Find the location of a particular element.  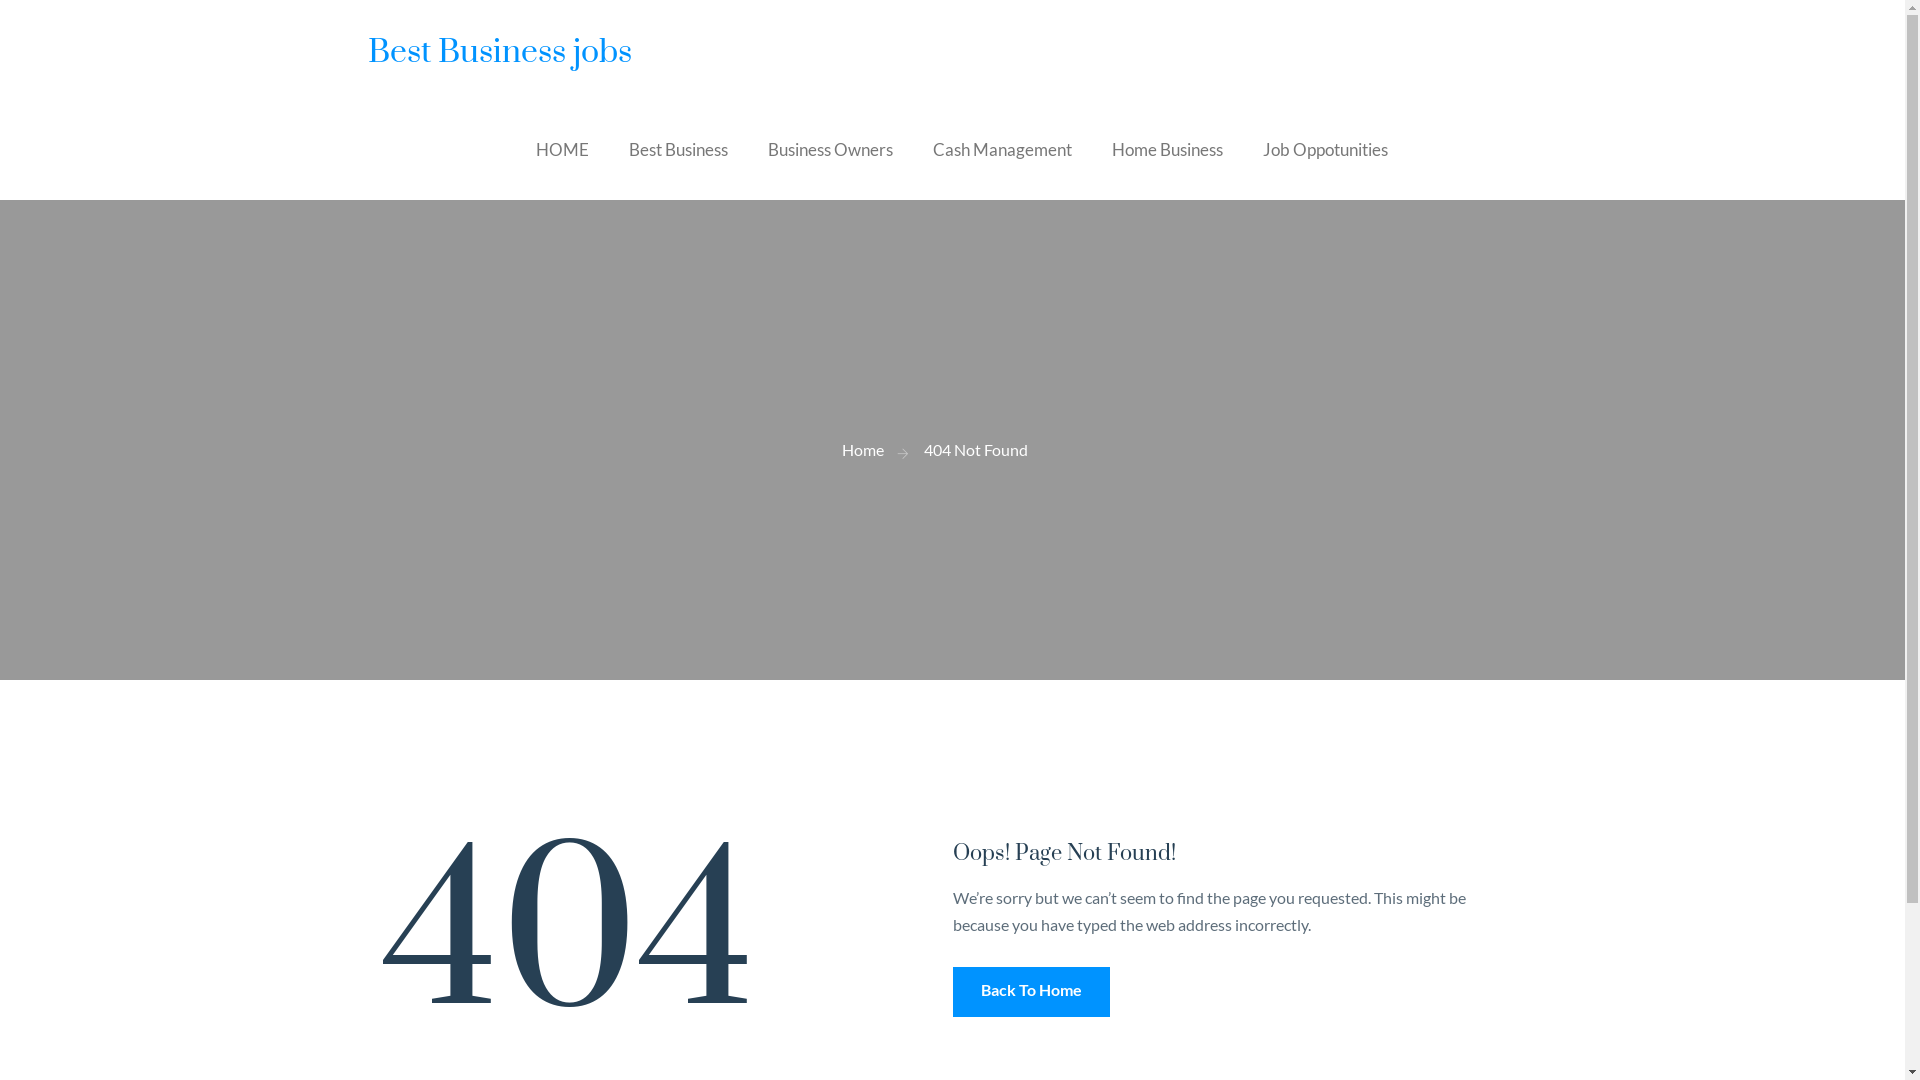

'Best Business' is located at coordinates (677, 149).